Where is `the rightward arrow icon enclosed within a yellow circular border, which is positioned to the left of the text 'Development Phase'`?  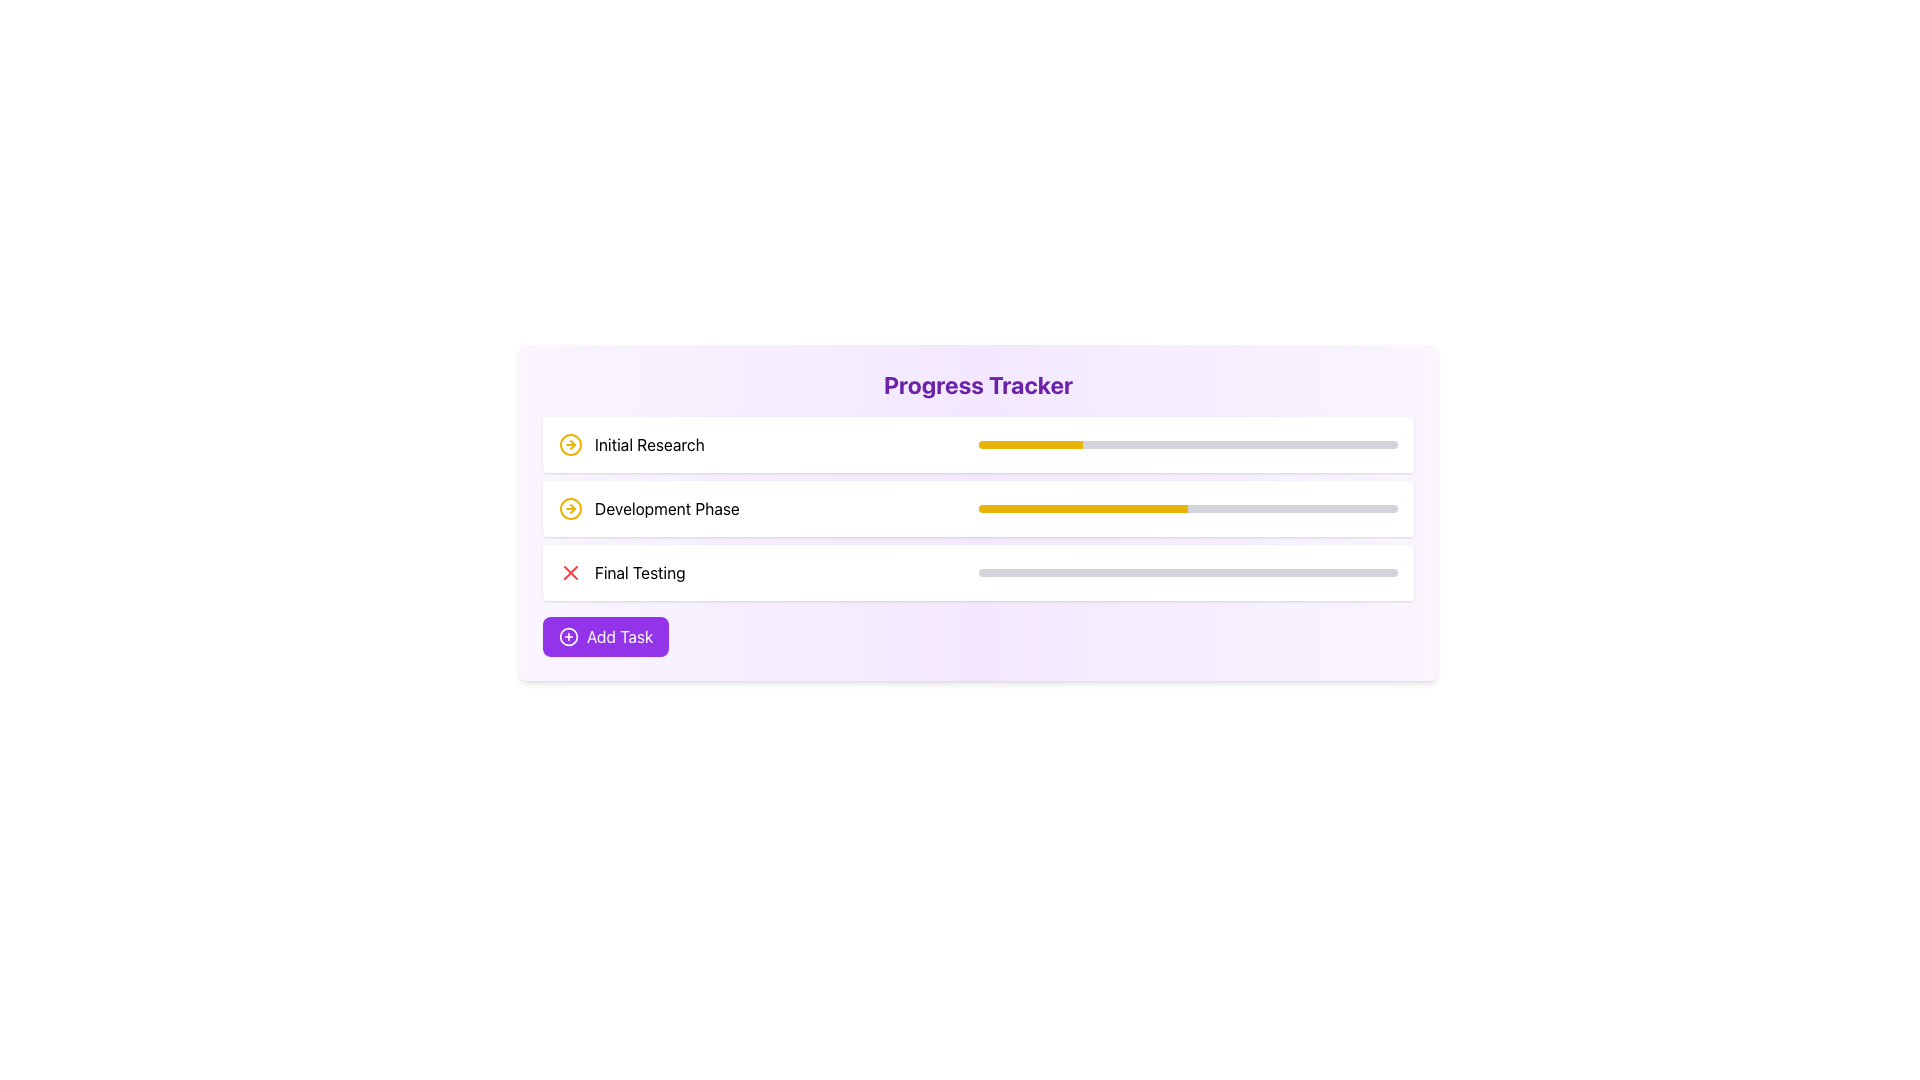 the rightward arrow icon enclosed within a yellow circular border, which is positioned to the left of the text 'Development Phase' is located at coordinates (570, 508).